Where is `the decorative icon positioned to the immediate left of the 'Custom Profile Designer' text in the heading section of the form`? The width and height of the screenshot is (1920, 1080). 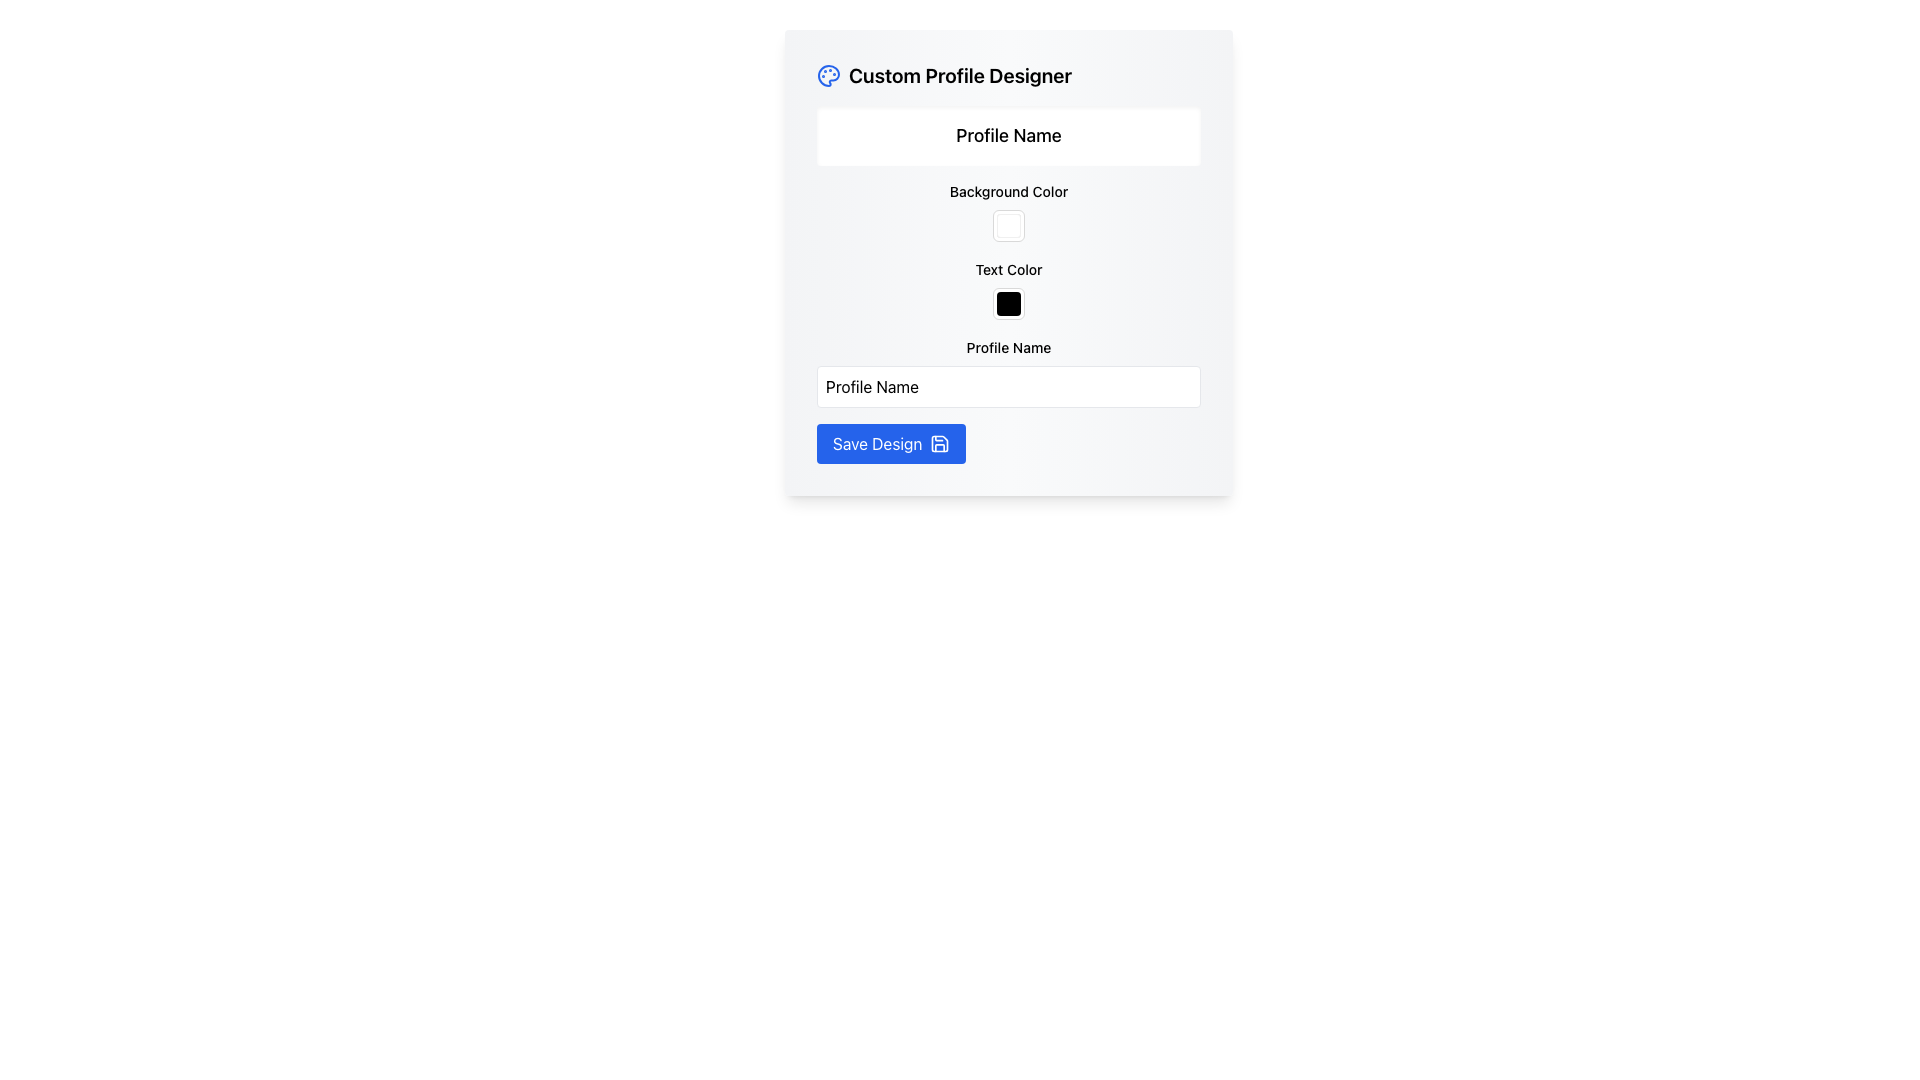
the decorative icon positioned to the immediate left of the 'Custom Profile Designer' text in the heading section of the form is located at coordinates (829, 75).